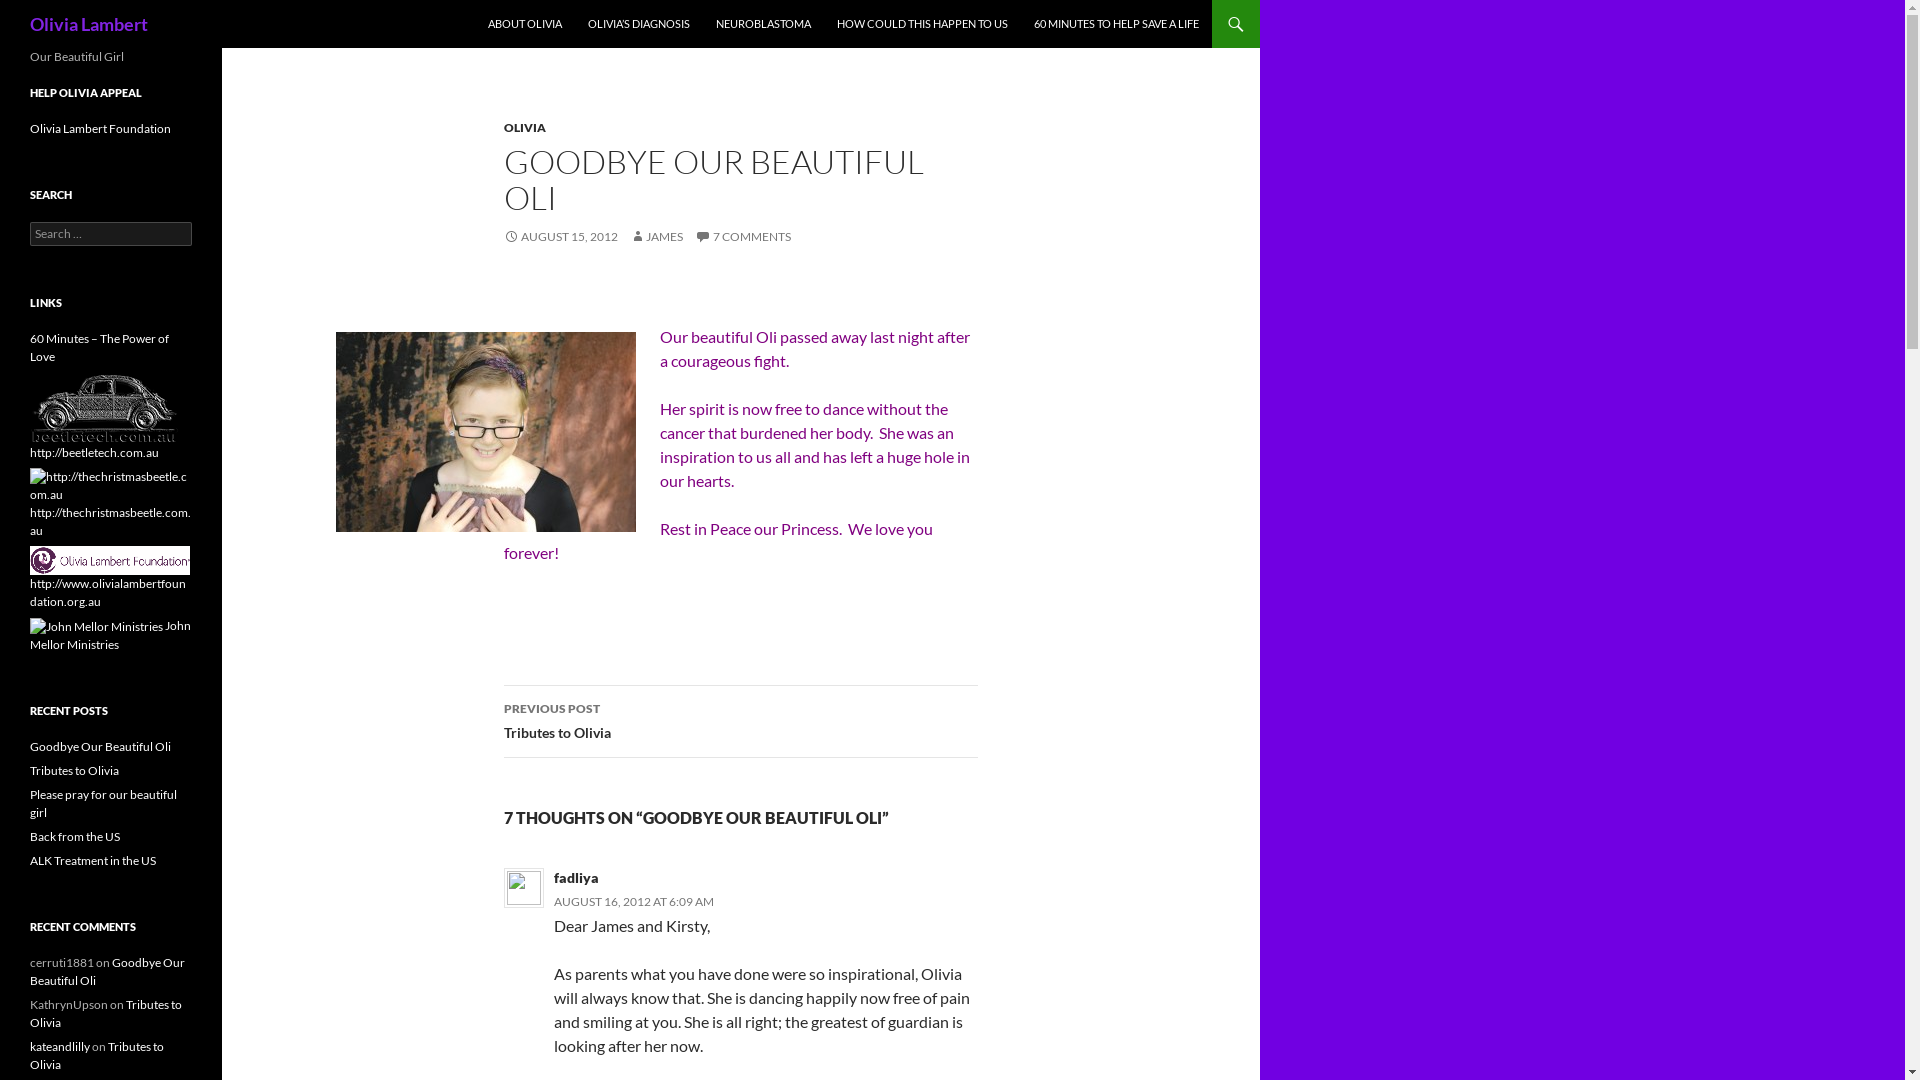 This screenshot has width=1920, height=1080. What do you see at coordinates (553, 901) in the screenshot?
I see `'AUGUST 16, 2012 AT 6:09 AM'` at bounding box center [553, 901].